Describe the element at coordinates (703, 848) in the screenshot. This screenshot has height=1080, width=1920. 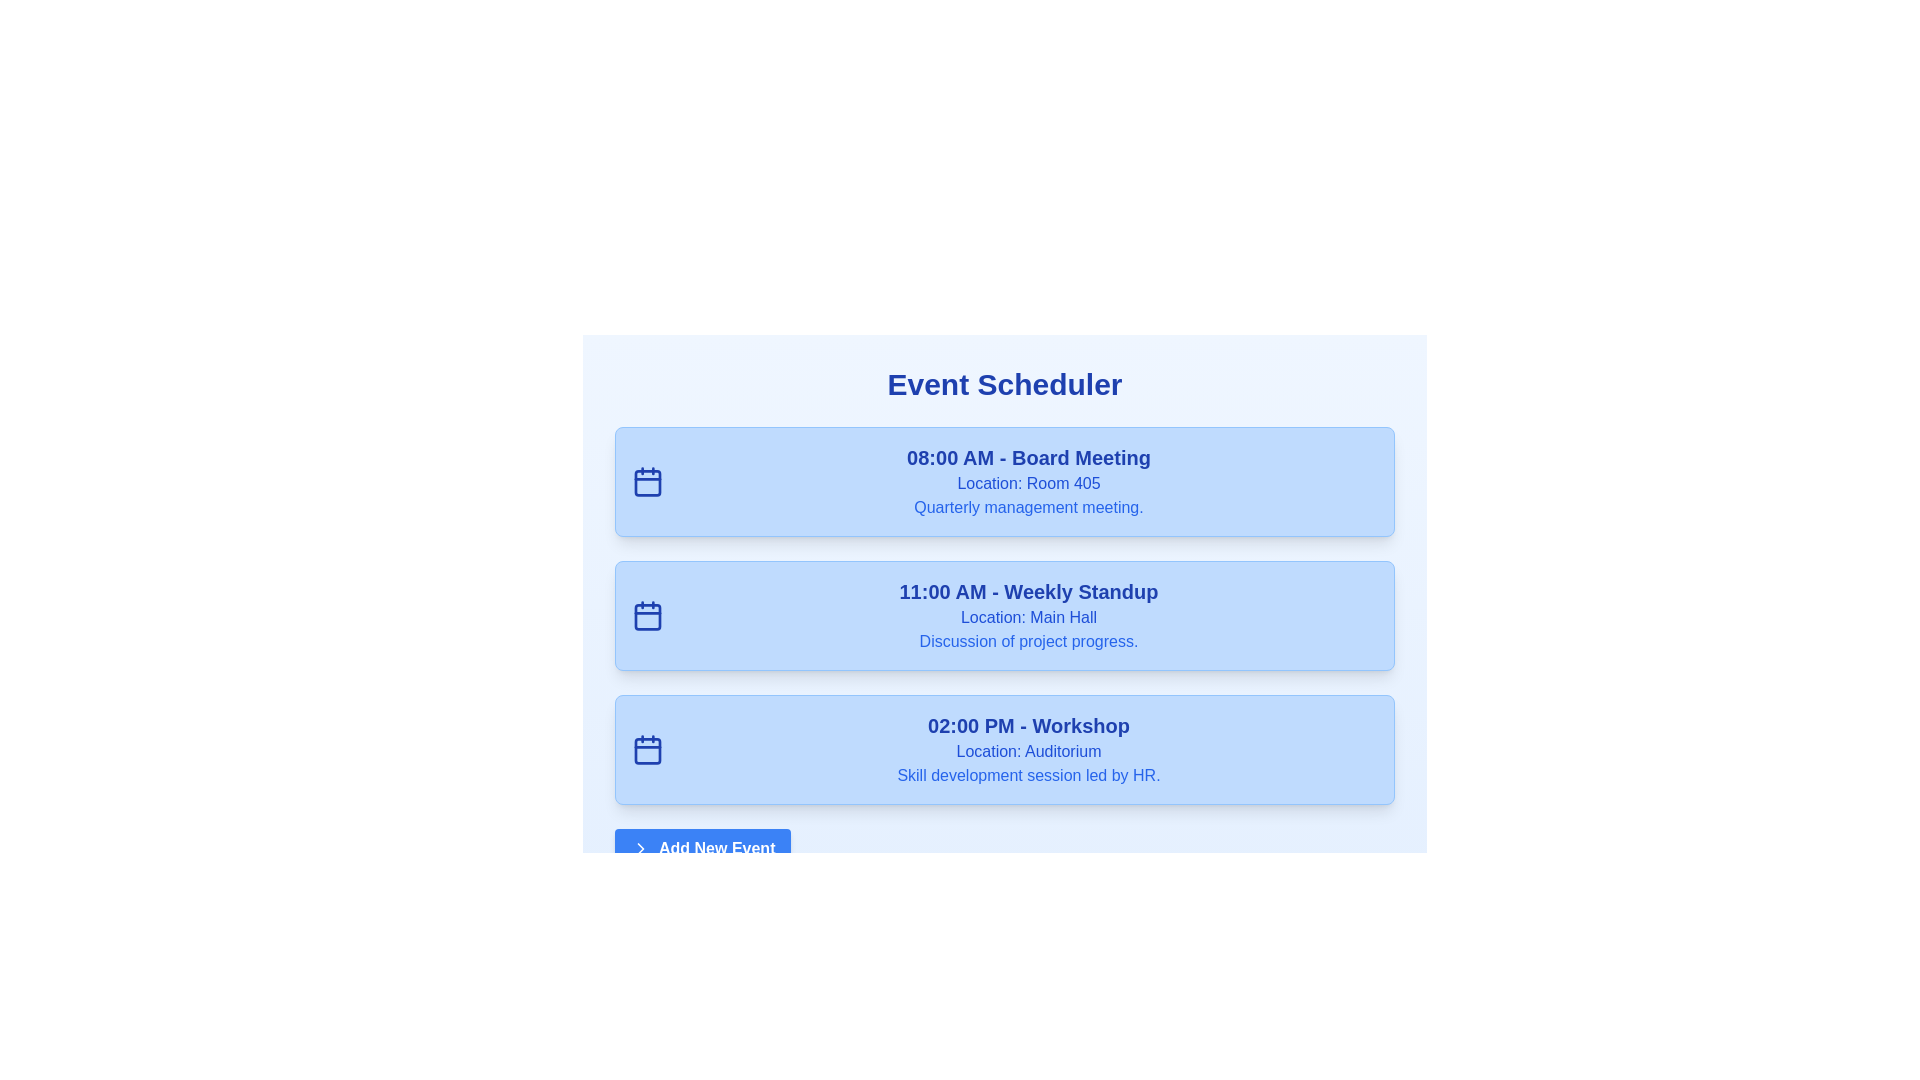
I see `the 'Add New Event' button, which is a blue rectangular button with rounded corners, containing white bold text and an arrow icon, to observe the visual change` at that location.